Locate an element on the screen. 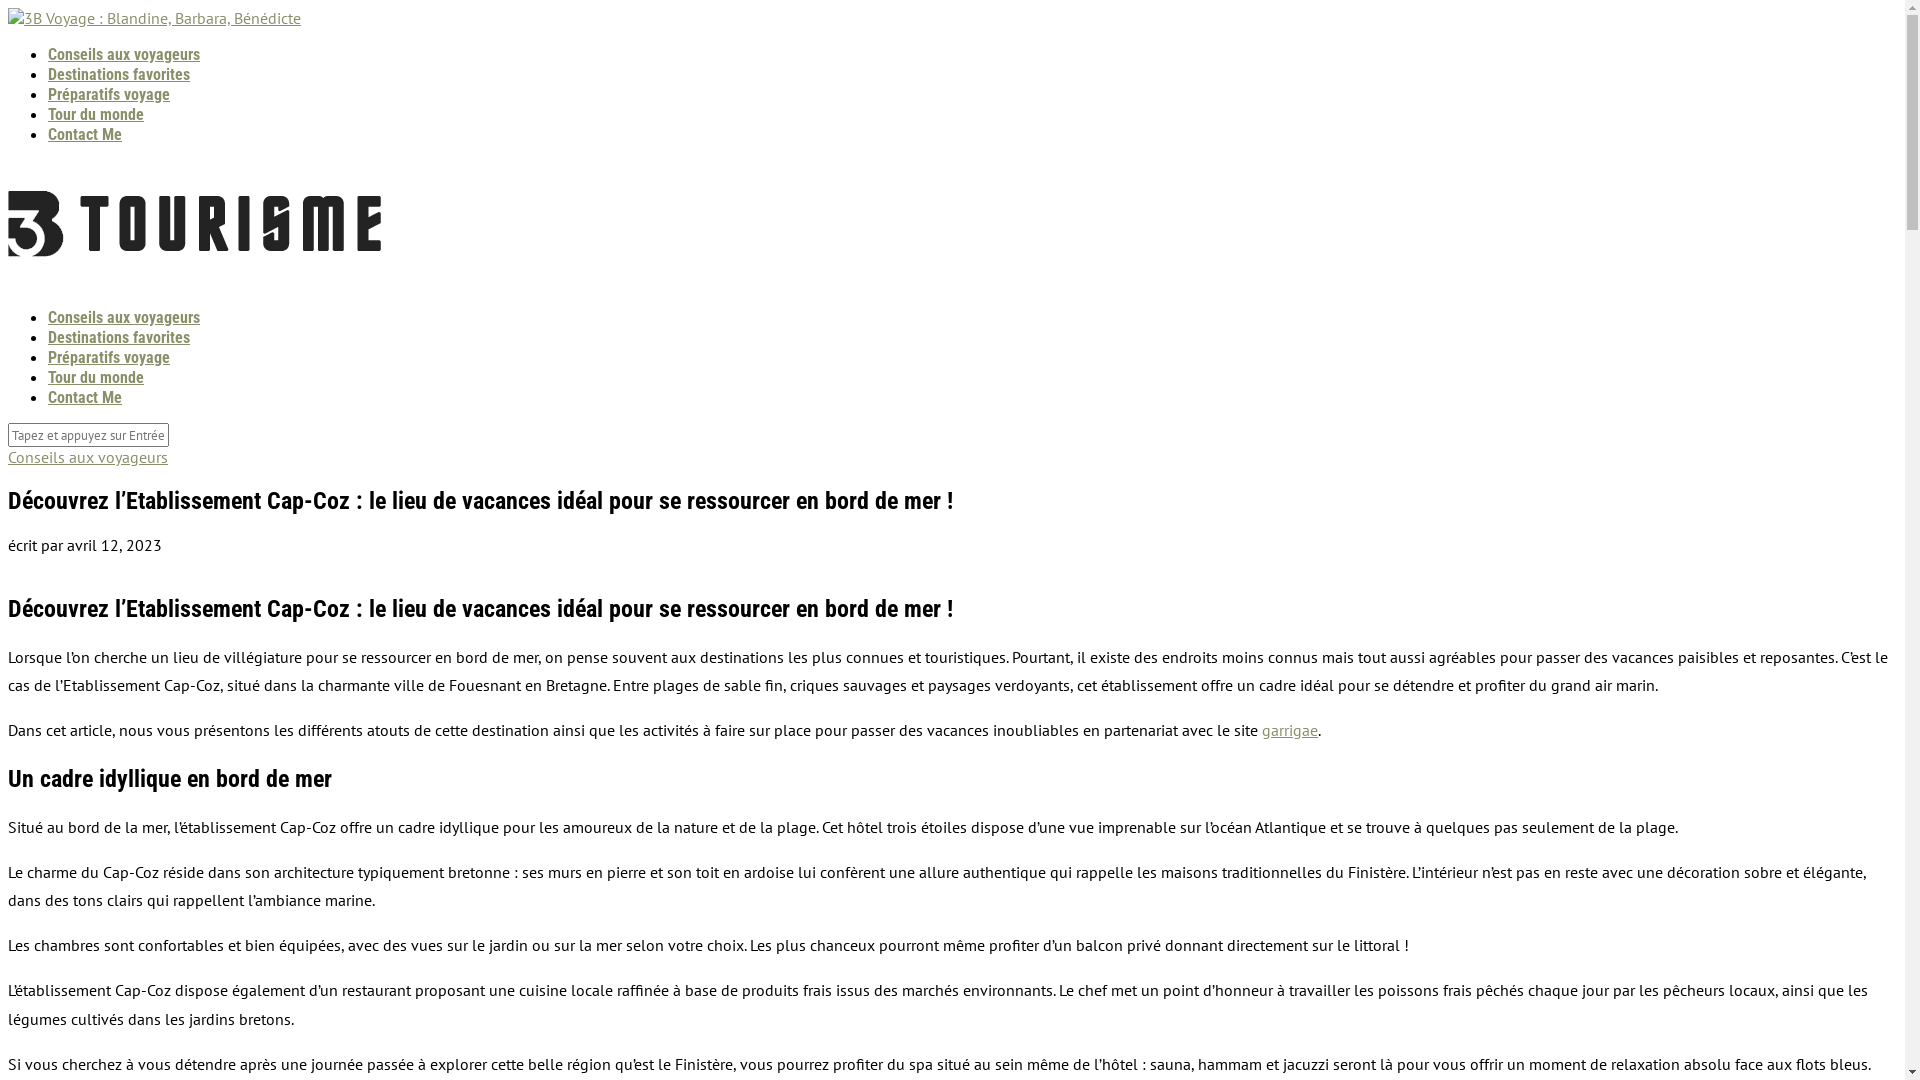 The width and height of the screenshot is (1920, 1080). 'Conseils aux voyageurs' is located at coordinates (86, 456).